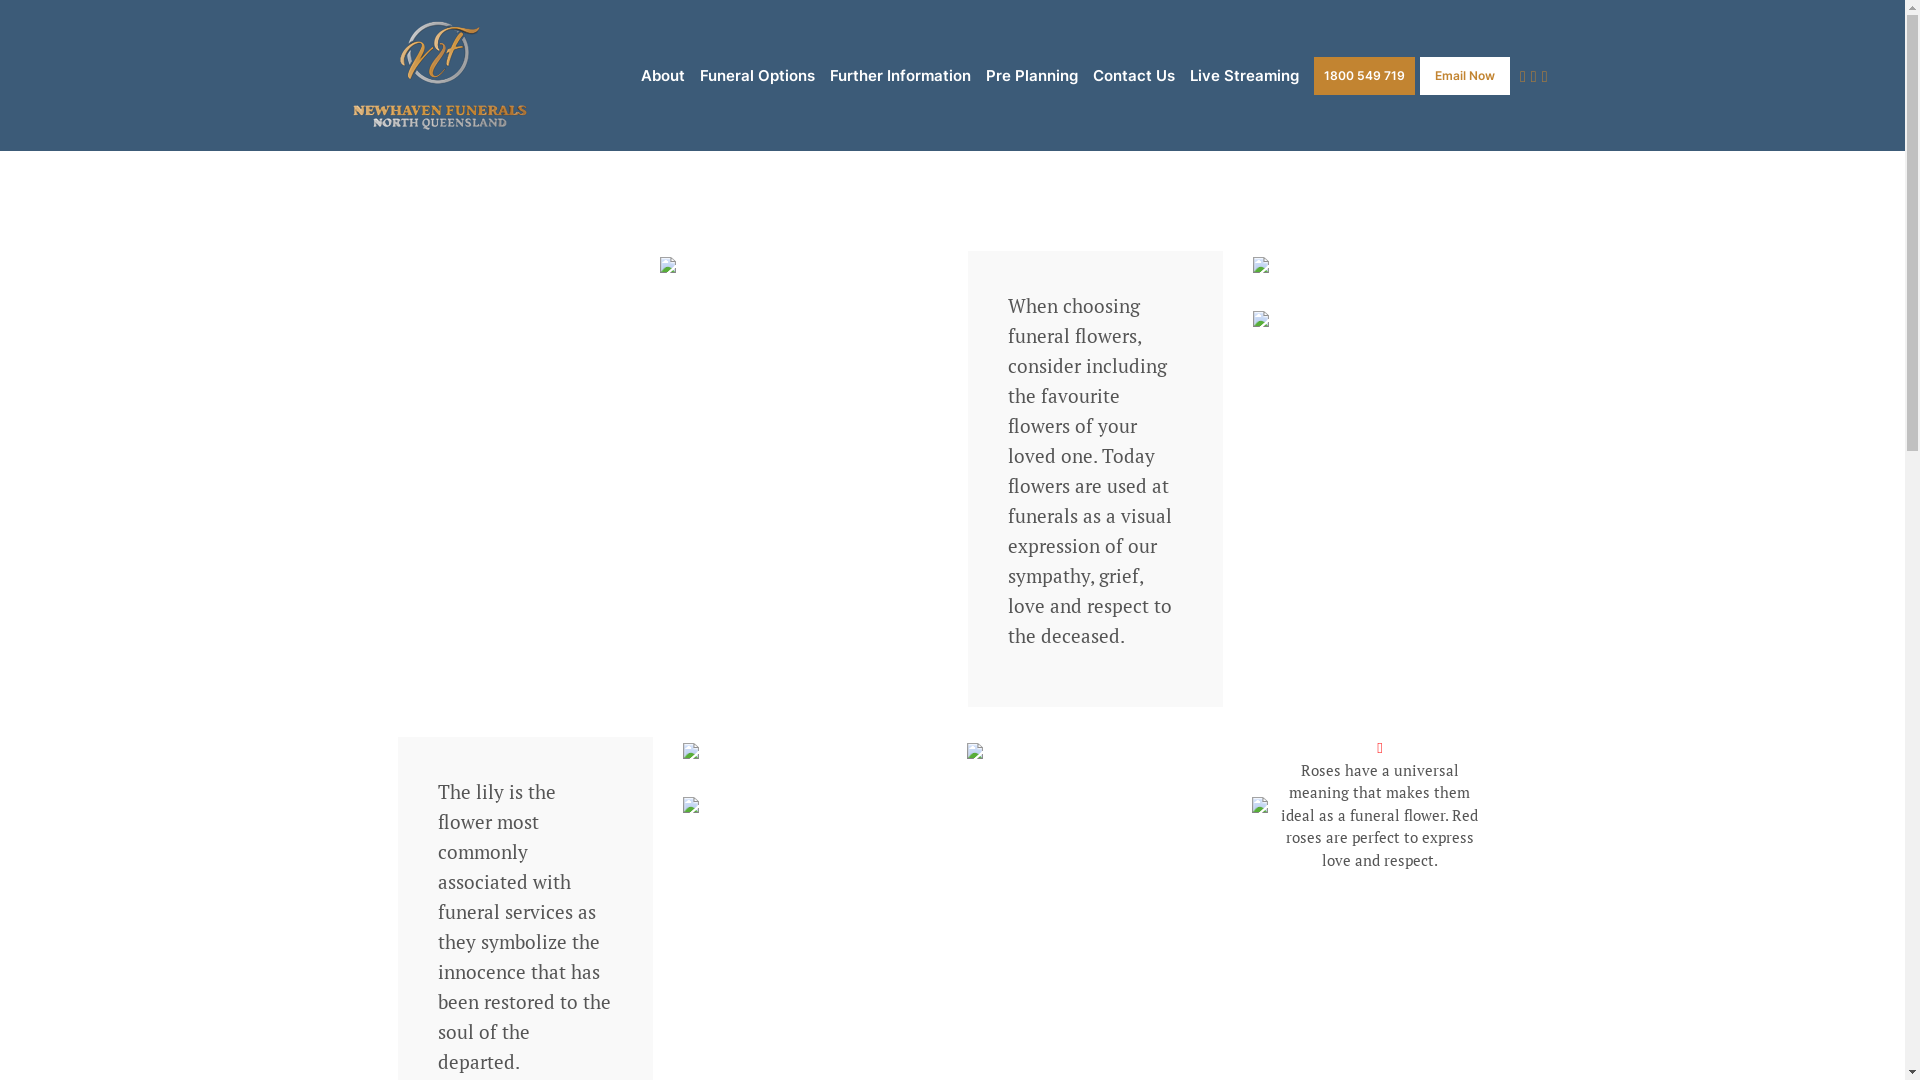 This screenshot has height=1080, width=1920. Describe the element at coordinates (1133, 75) in the screenshot. I see `'Contact Us'` at that location.